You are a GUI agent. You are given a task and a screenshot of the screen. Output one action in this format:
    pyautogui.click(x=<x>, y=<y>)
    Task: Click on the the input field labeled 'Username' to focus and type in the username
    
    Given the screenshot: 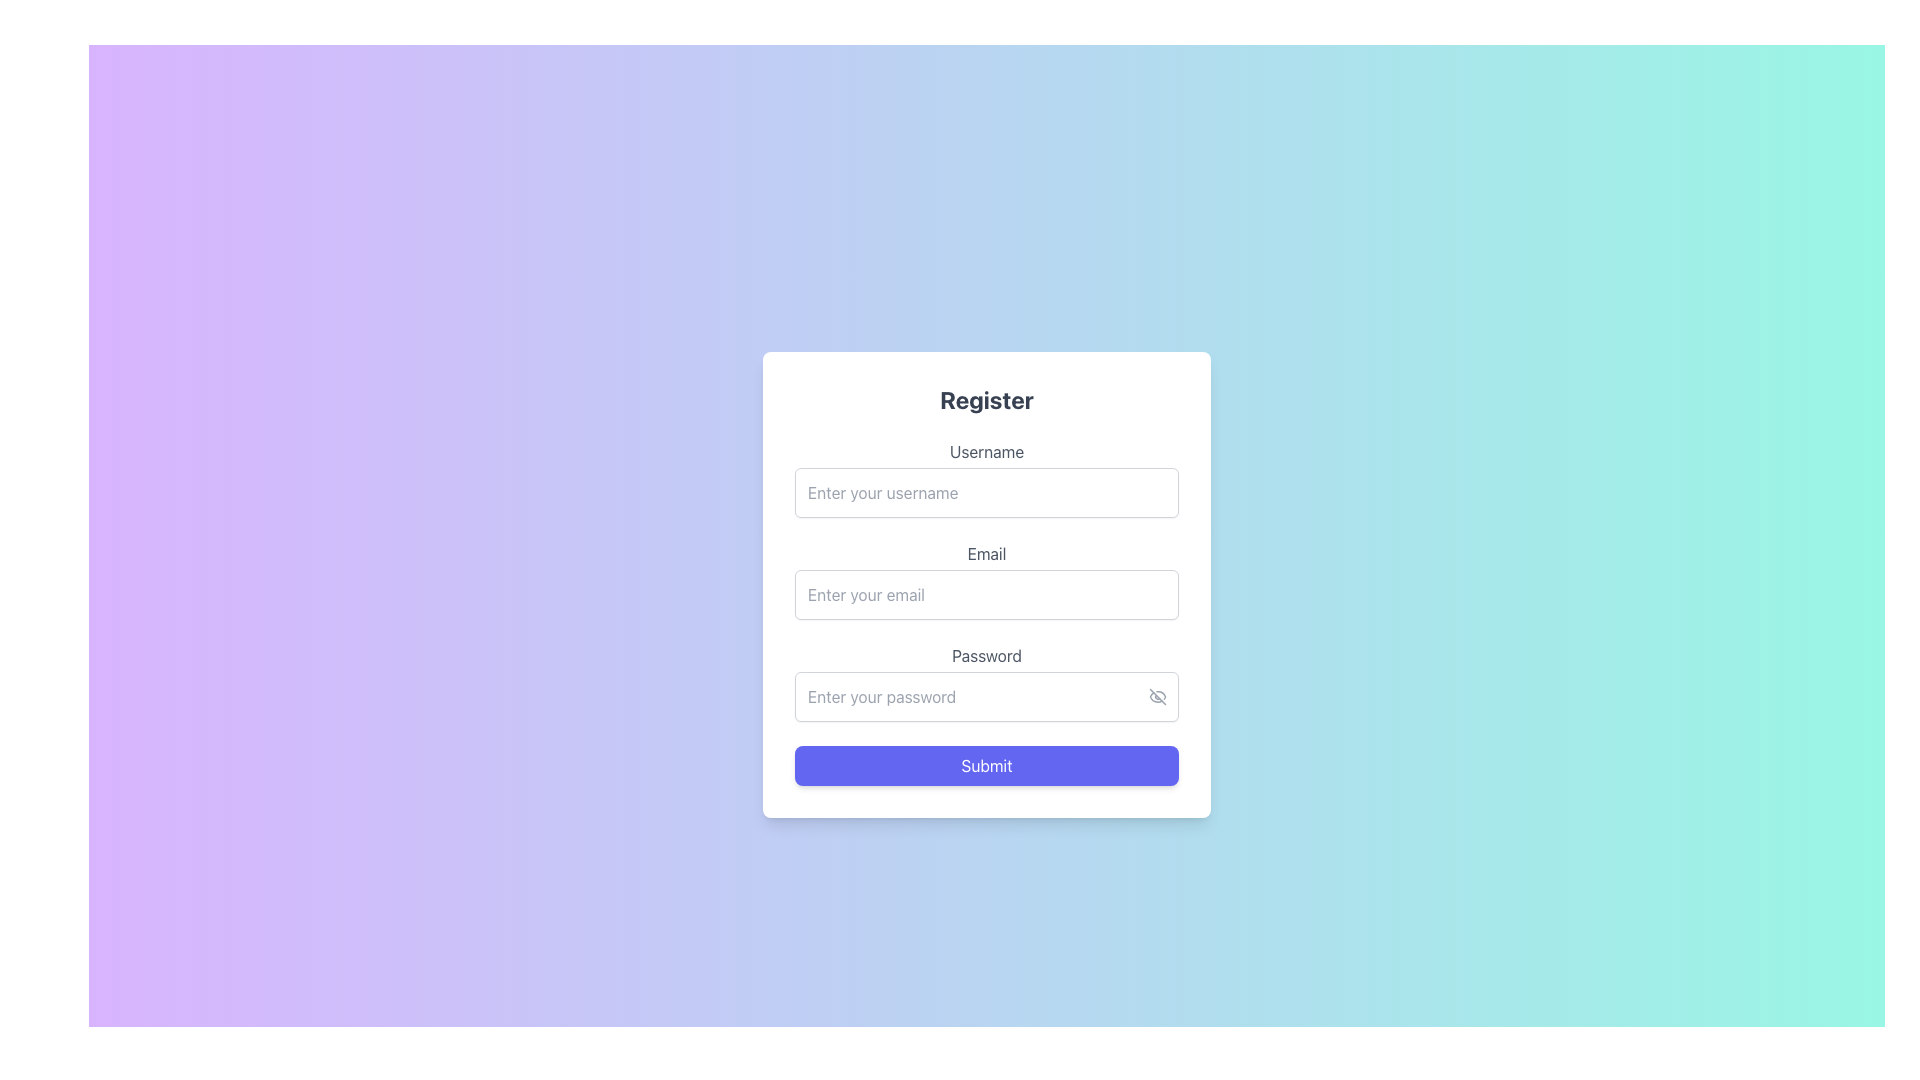 What is the action you would take?
    pyautogui.click(x=987, y=478)
    